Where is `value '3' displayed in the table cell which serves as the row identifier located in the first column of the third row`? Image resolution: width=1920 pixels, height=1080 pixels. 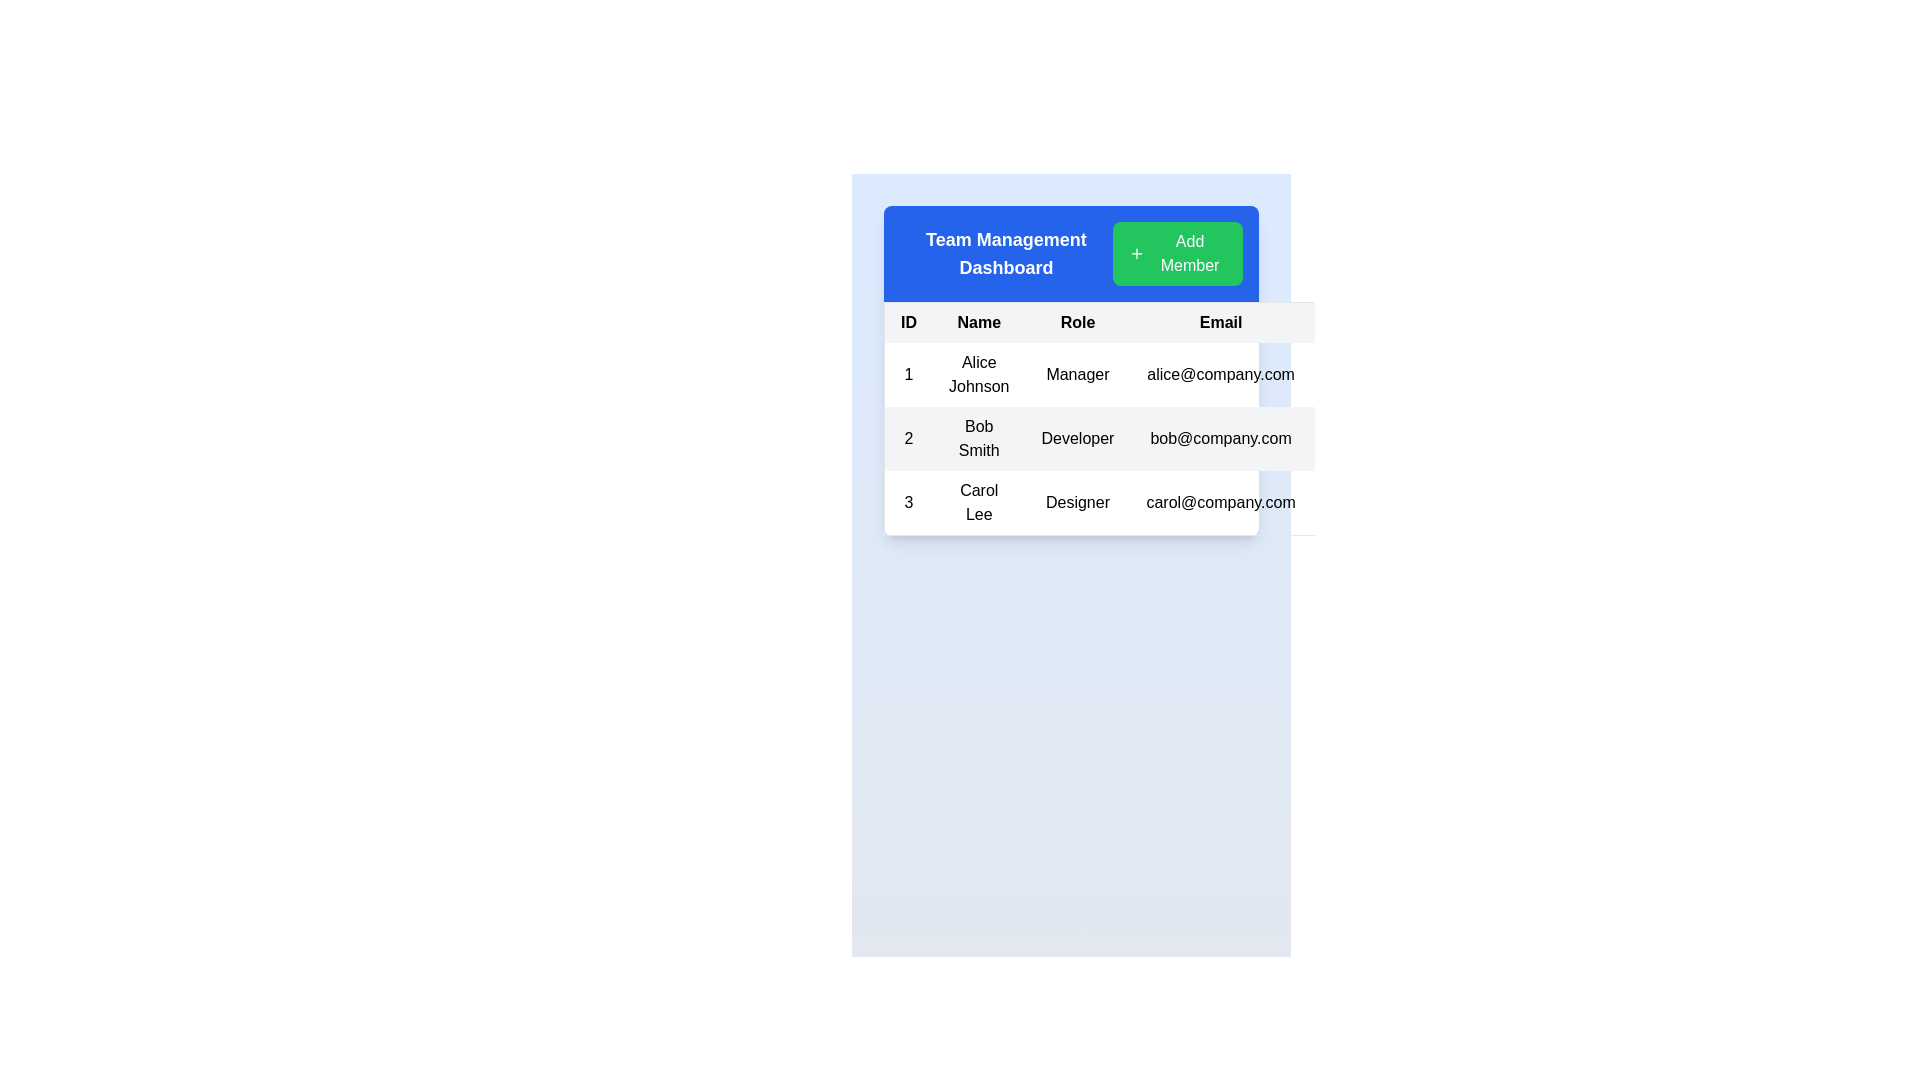
value '3' displayed in the table cell which serves as the row identifier located in the first column of the third row is located at coordinates (907, 502).